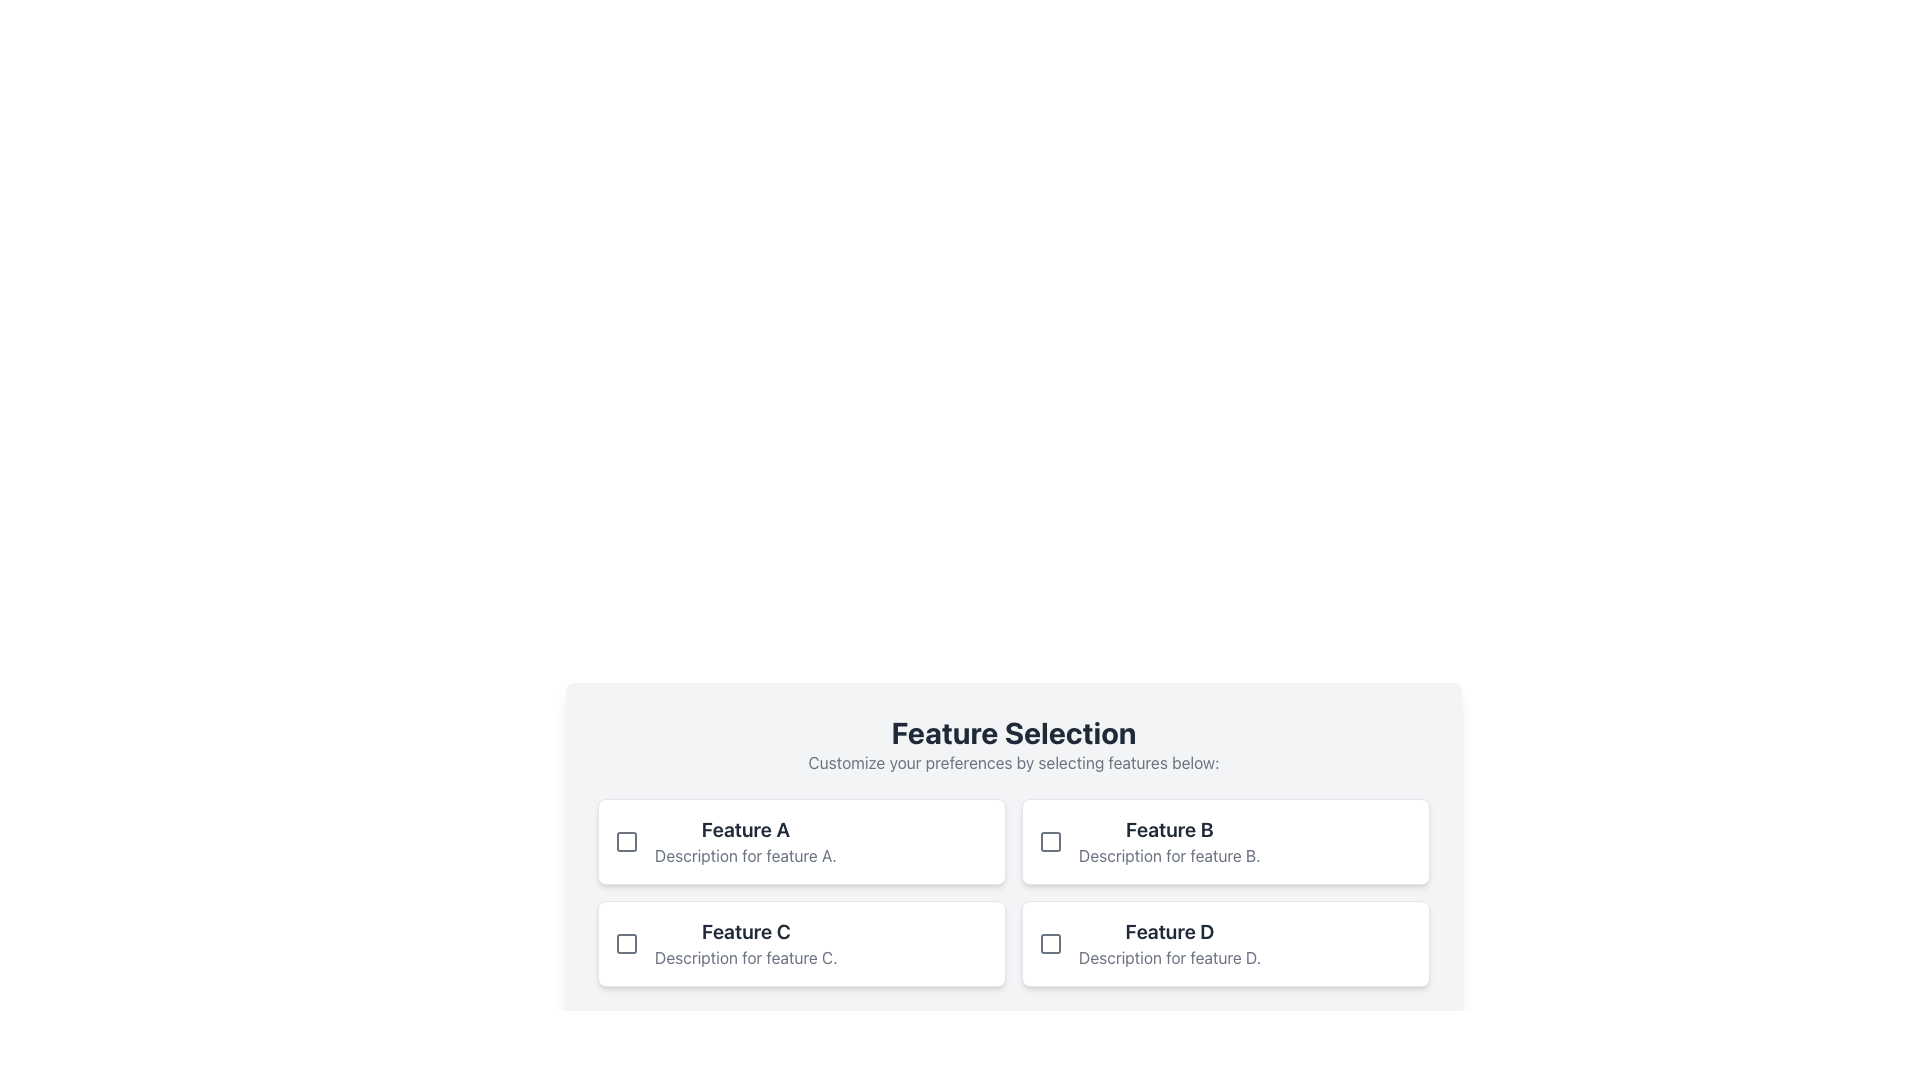 The image size is (1920, 1080). I want to click on the 'Feature B' text element, which is a bold title followed by a descriptive text, so click(1169, 841).